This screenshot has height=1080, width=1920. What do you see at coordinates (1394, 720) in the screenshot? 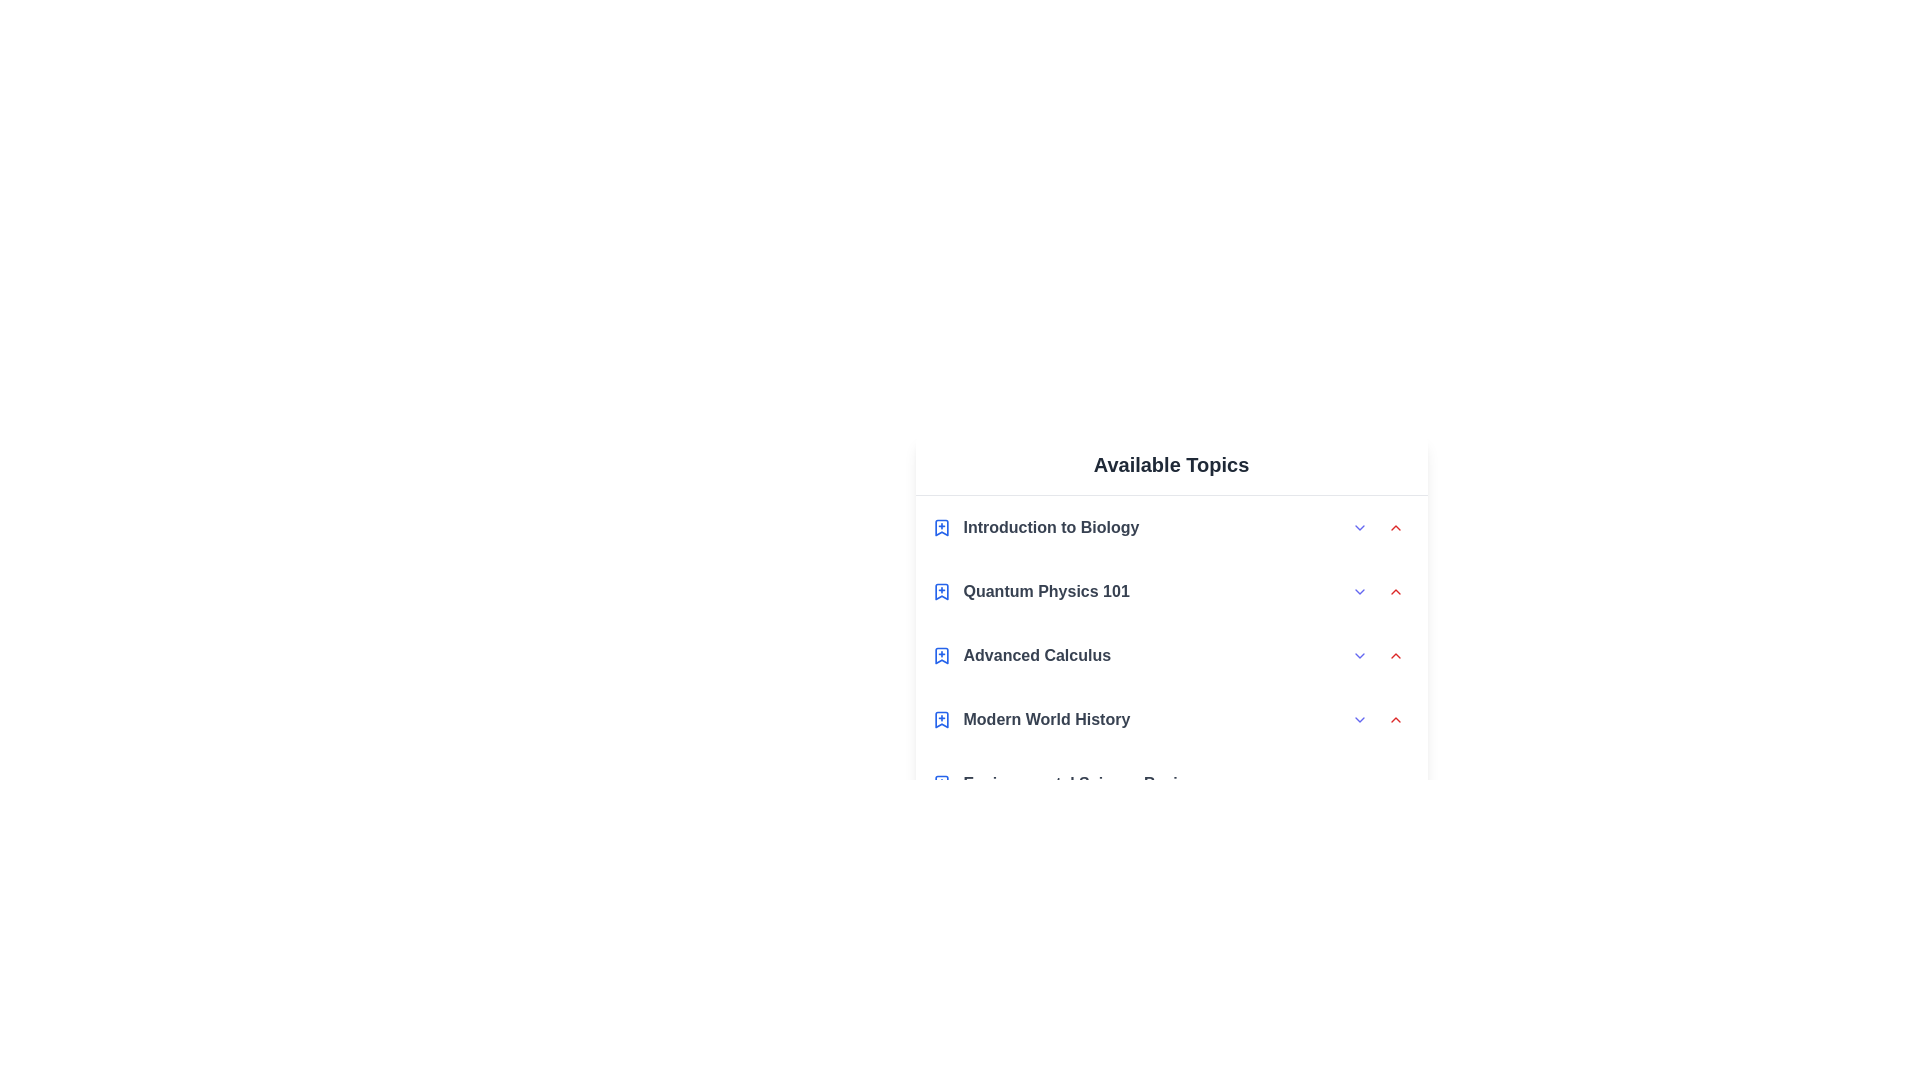
I see `the collapse arrow for the topic Modern World History` at bounding box center [1394, 720].